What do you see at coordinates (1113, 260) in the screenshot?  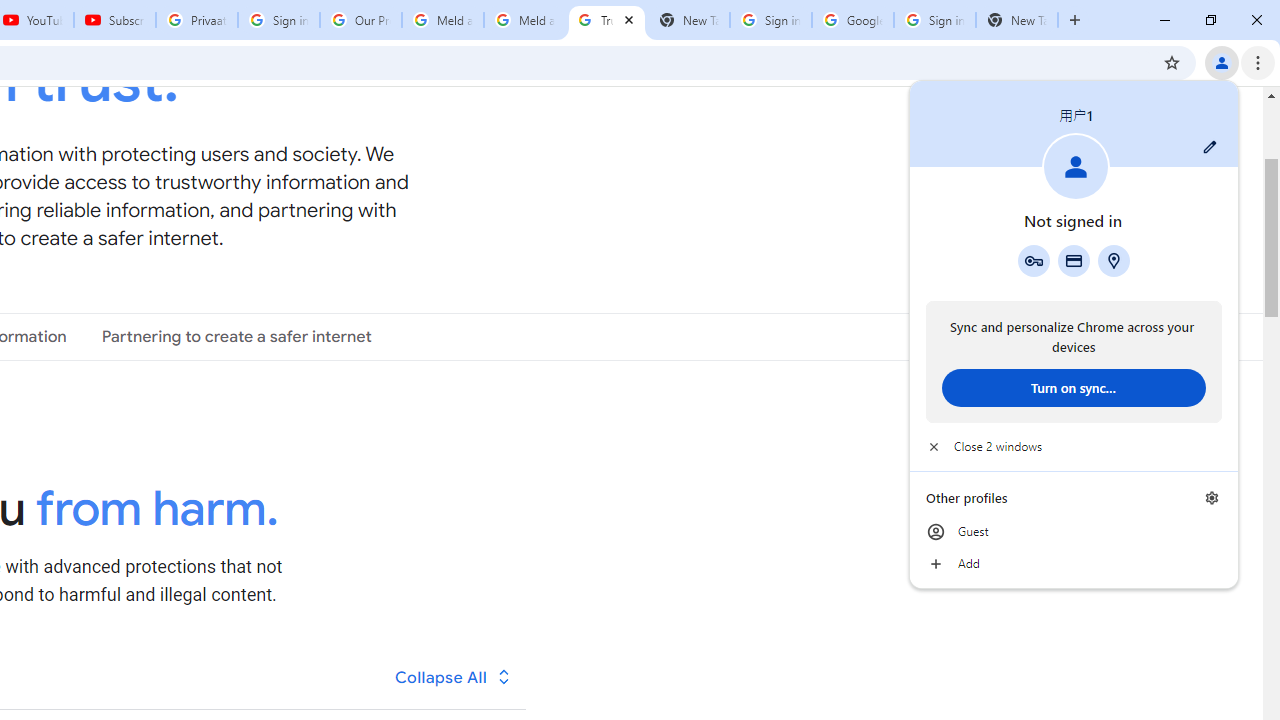 I see `'Addresses and more'` at bounding box center [1113, 260].